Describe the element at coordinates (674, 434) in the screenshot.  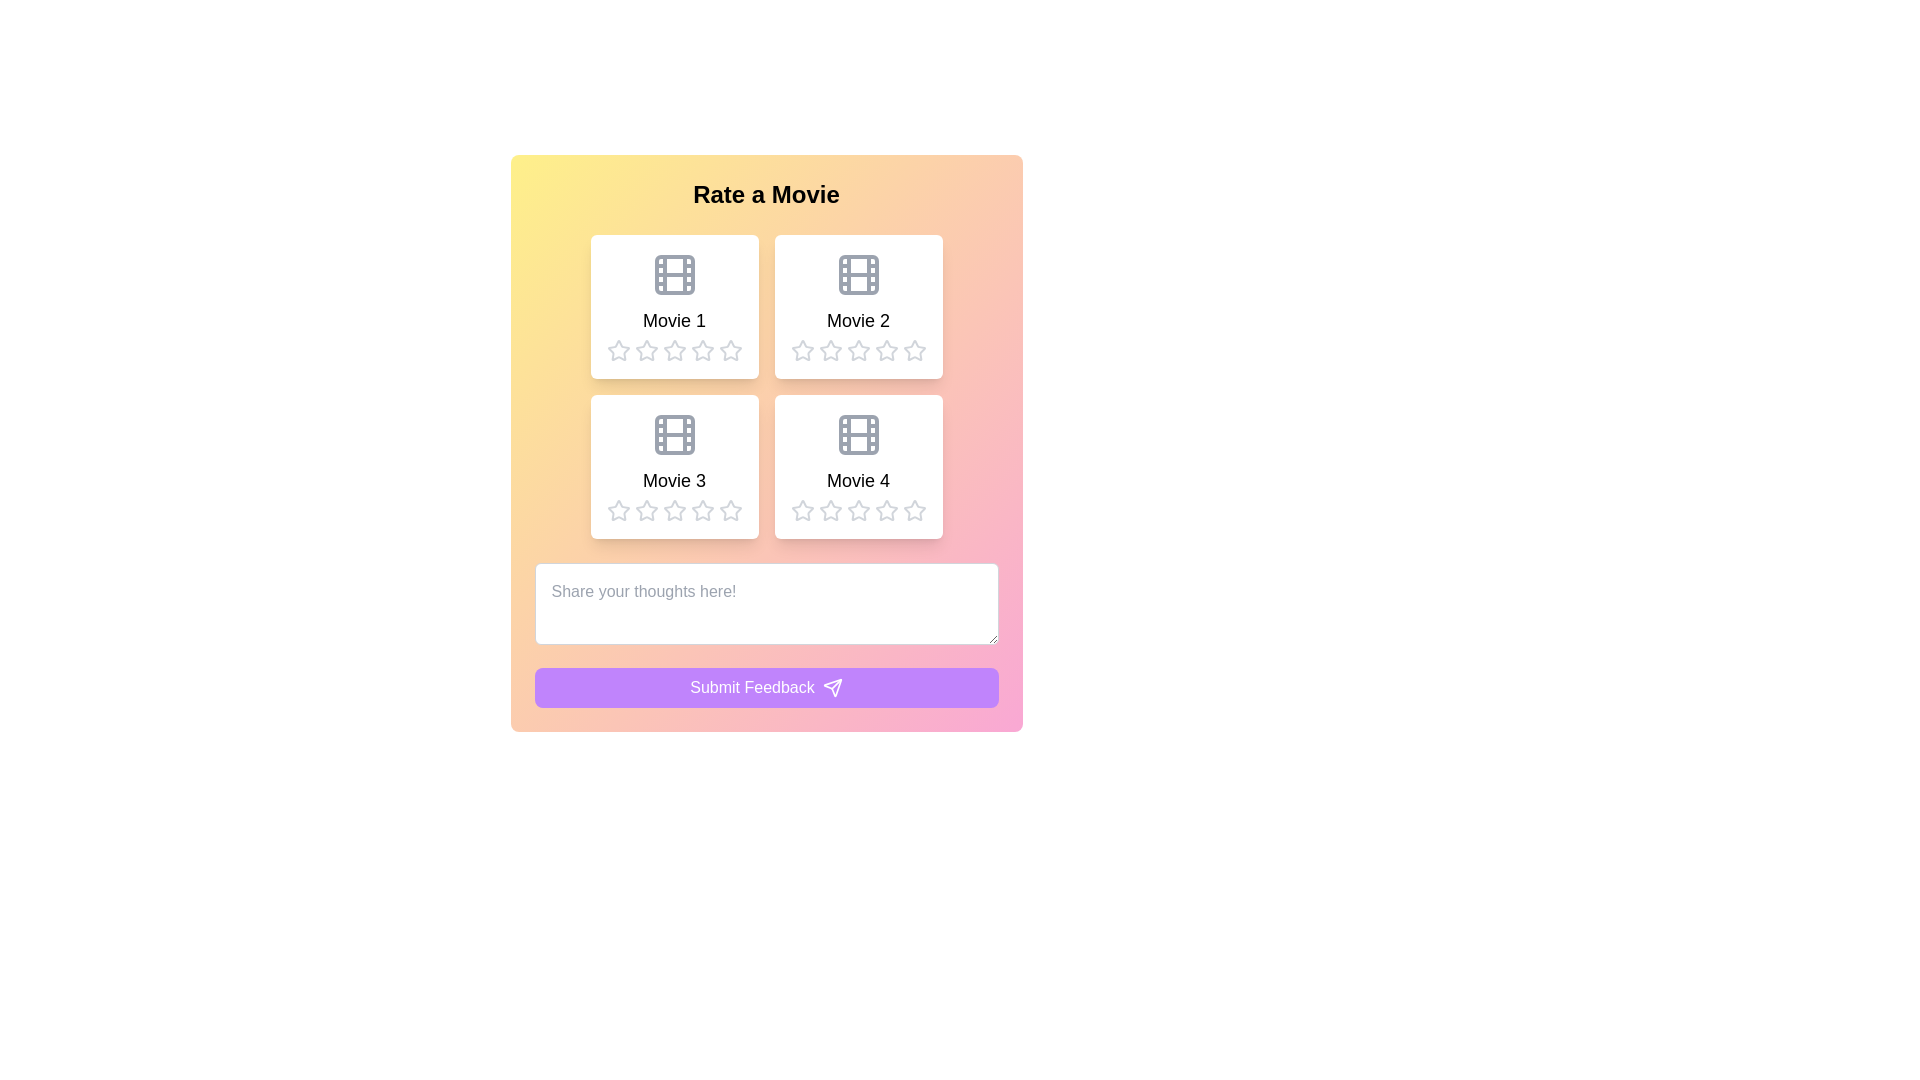
I see `the gray film reel icon, which is the uppermost element in the 'Movie 3' section of the interface, centered horizontally` at that location.